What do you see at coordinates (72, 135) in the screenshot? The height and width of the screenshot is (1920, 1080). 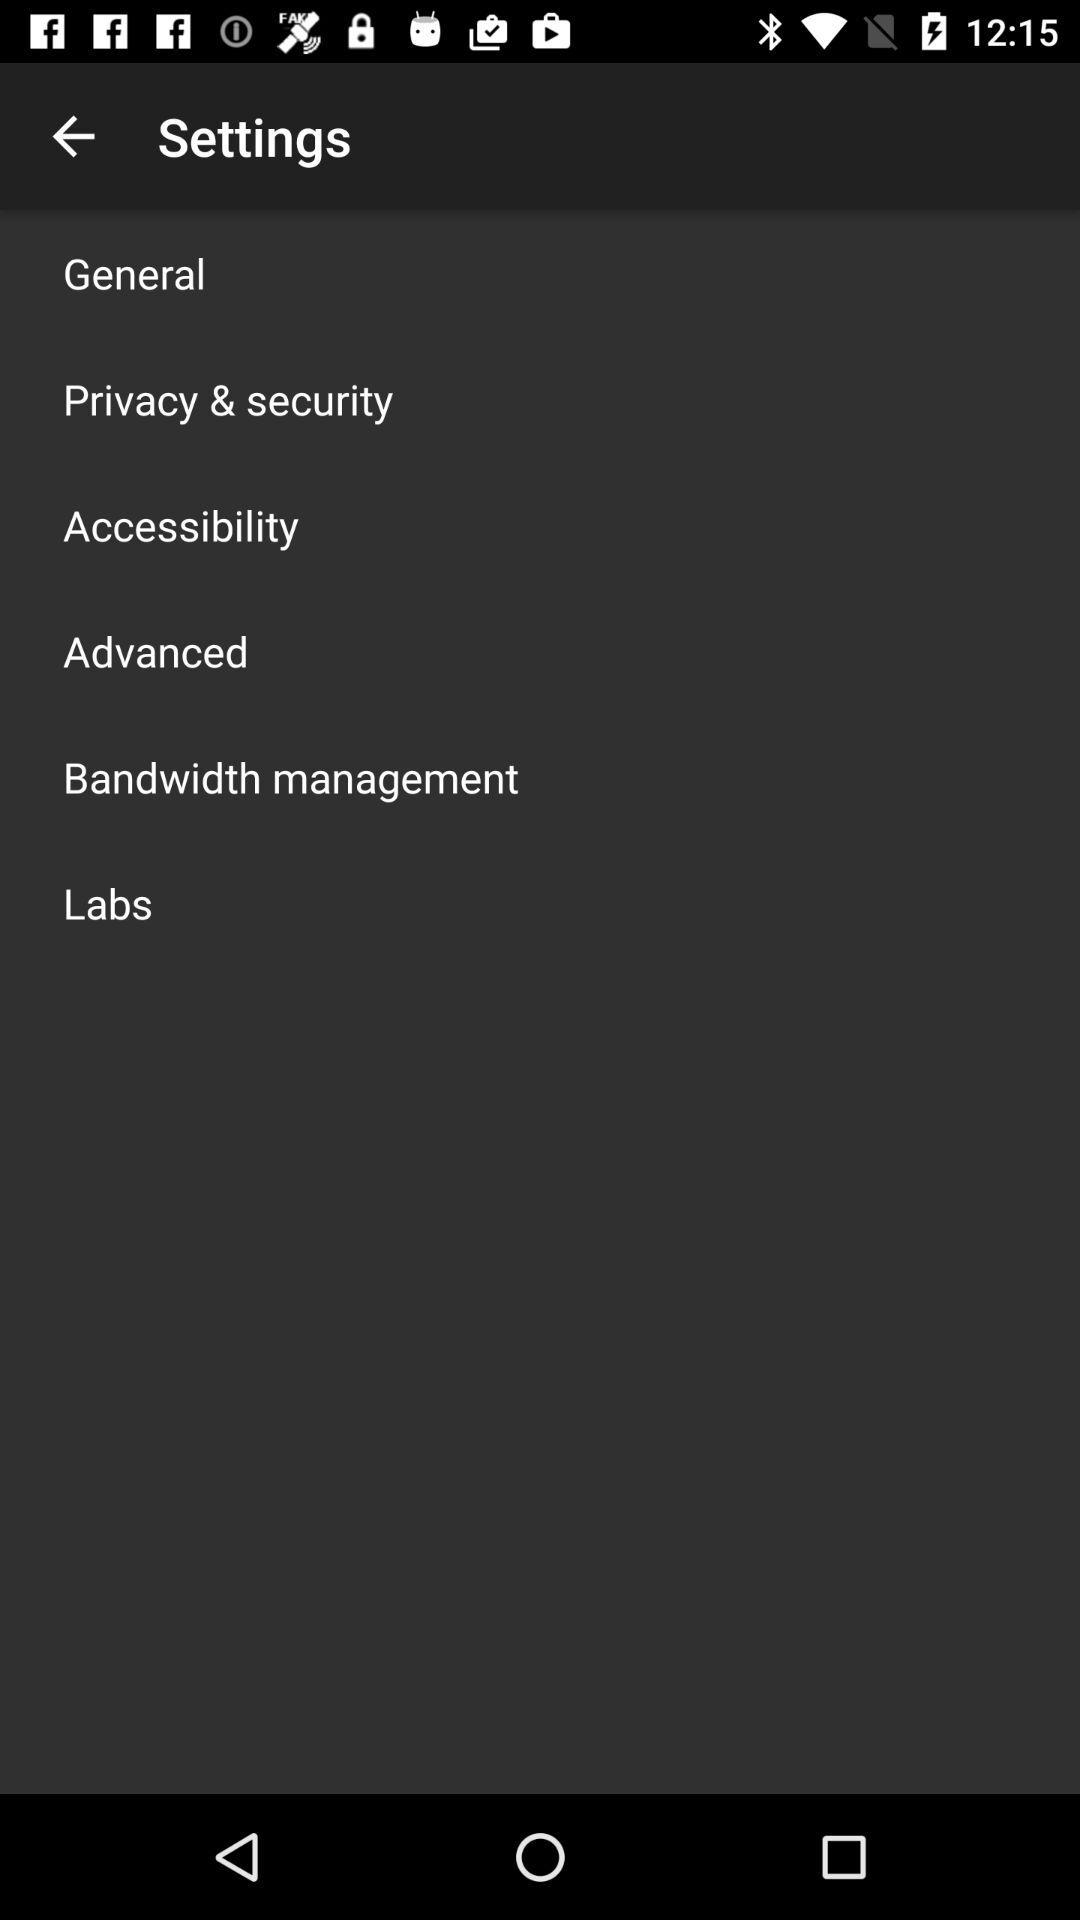 I see `the icon next to the settings app` at bounding box center [72, 135].